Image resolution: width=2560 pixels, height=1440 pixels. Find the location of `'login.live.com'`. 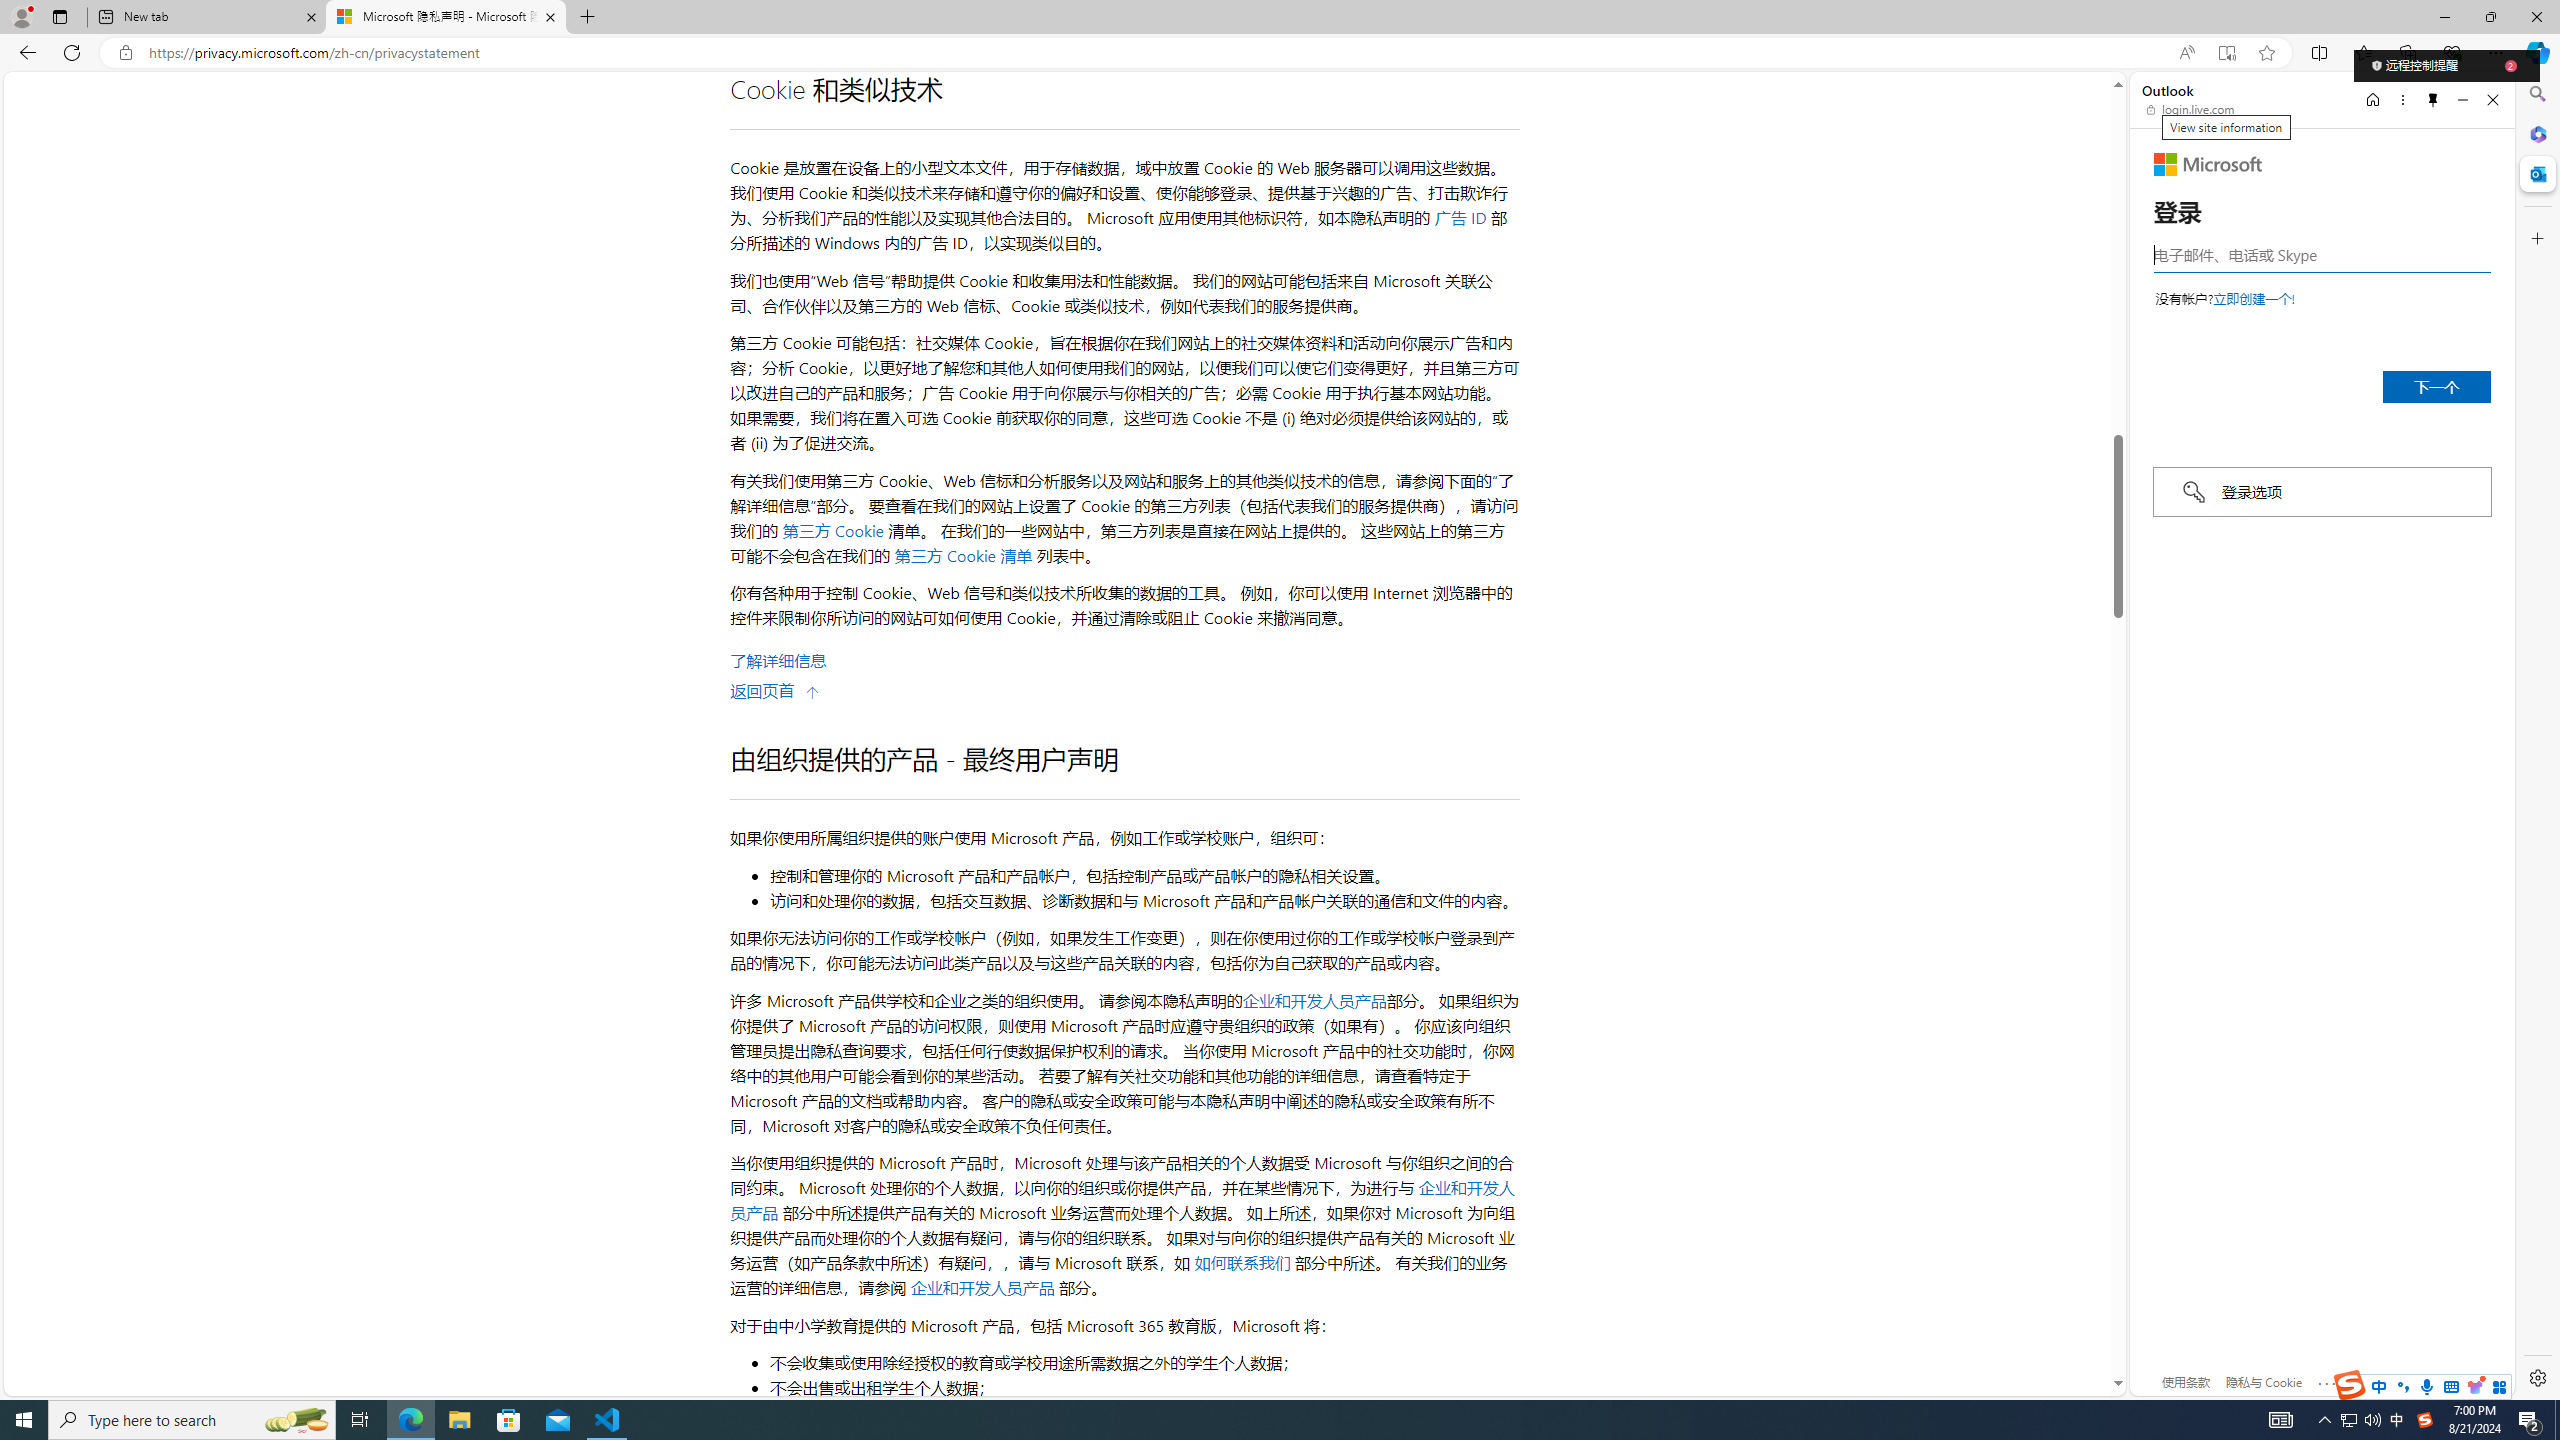

'login.live.com' is located at coordinates (2190, 108).